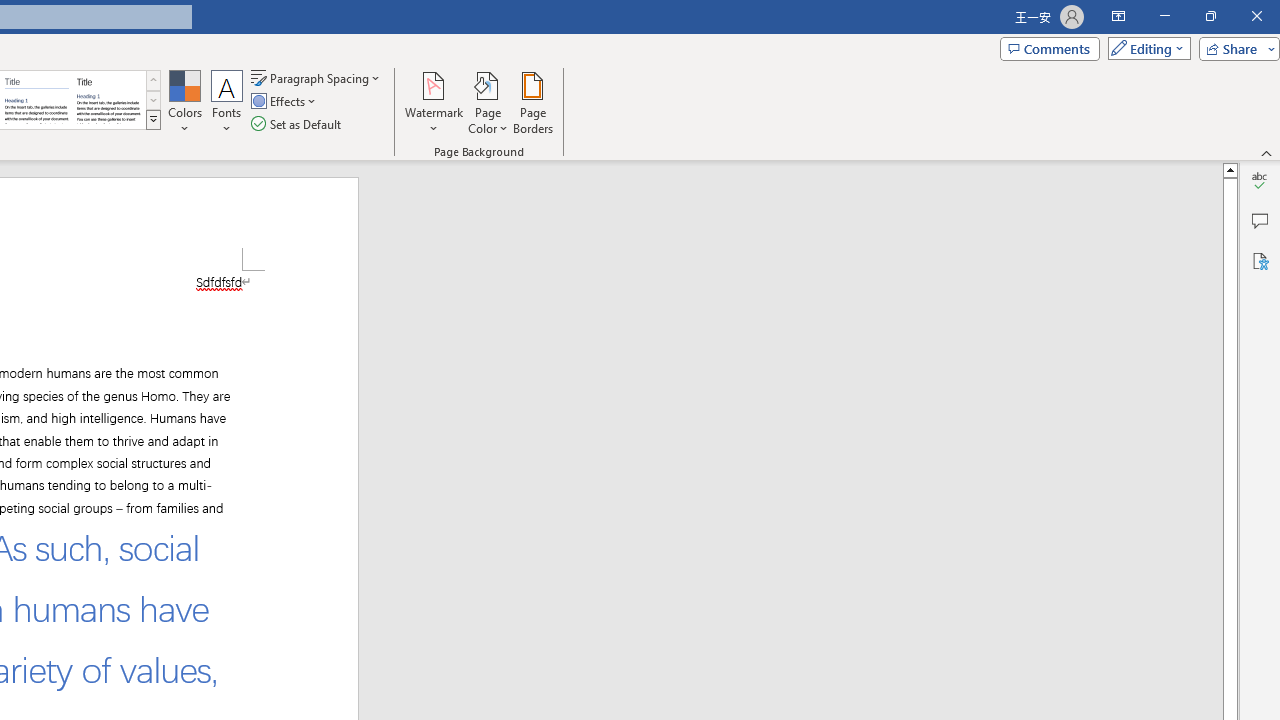 The image size is (1280, 720). What do you see at coordinates (284, 101) in the screenshot?
I see `'Effects'` at bounding box center [284, 101].